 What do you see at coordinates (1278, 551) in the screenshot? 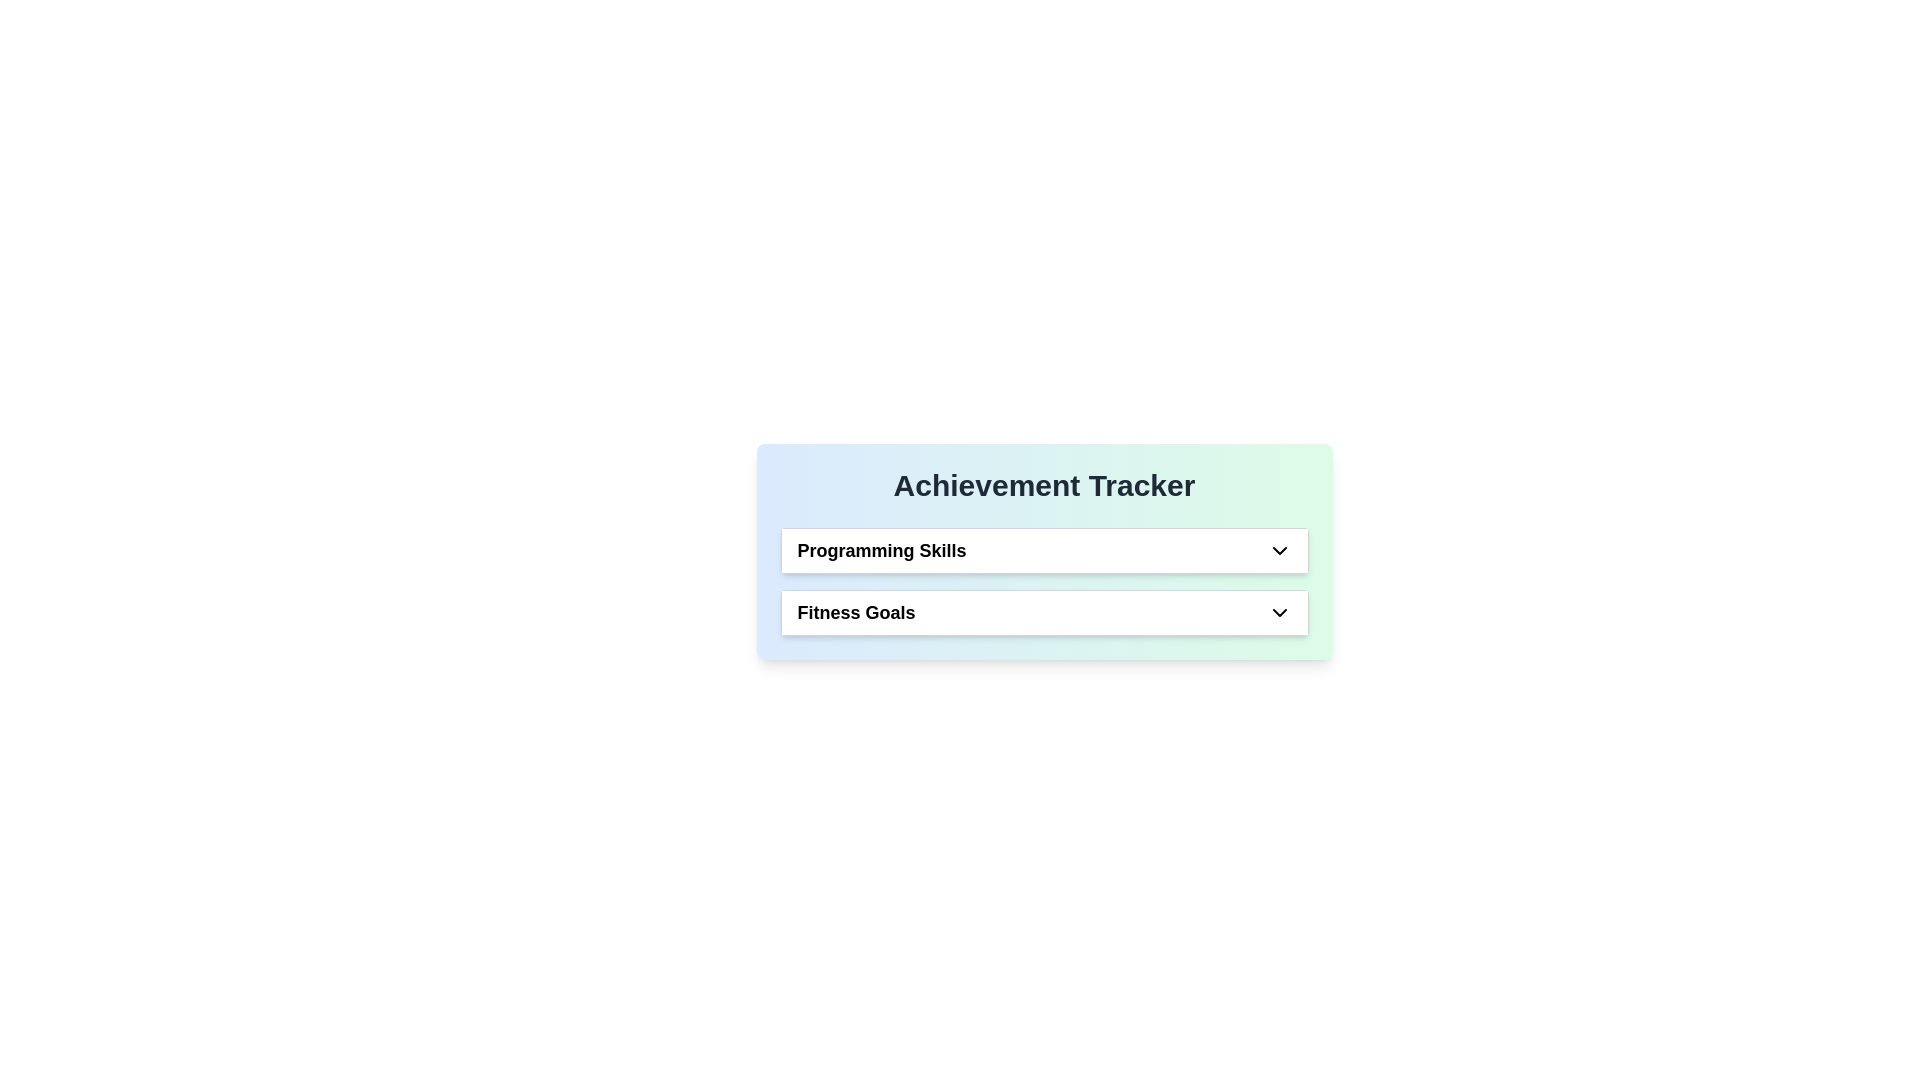
I see `the dropdown button for Programming Skills to expand it` at bounding box center [1278, 551].